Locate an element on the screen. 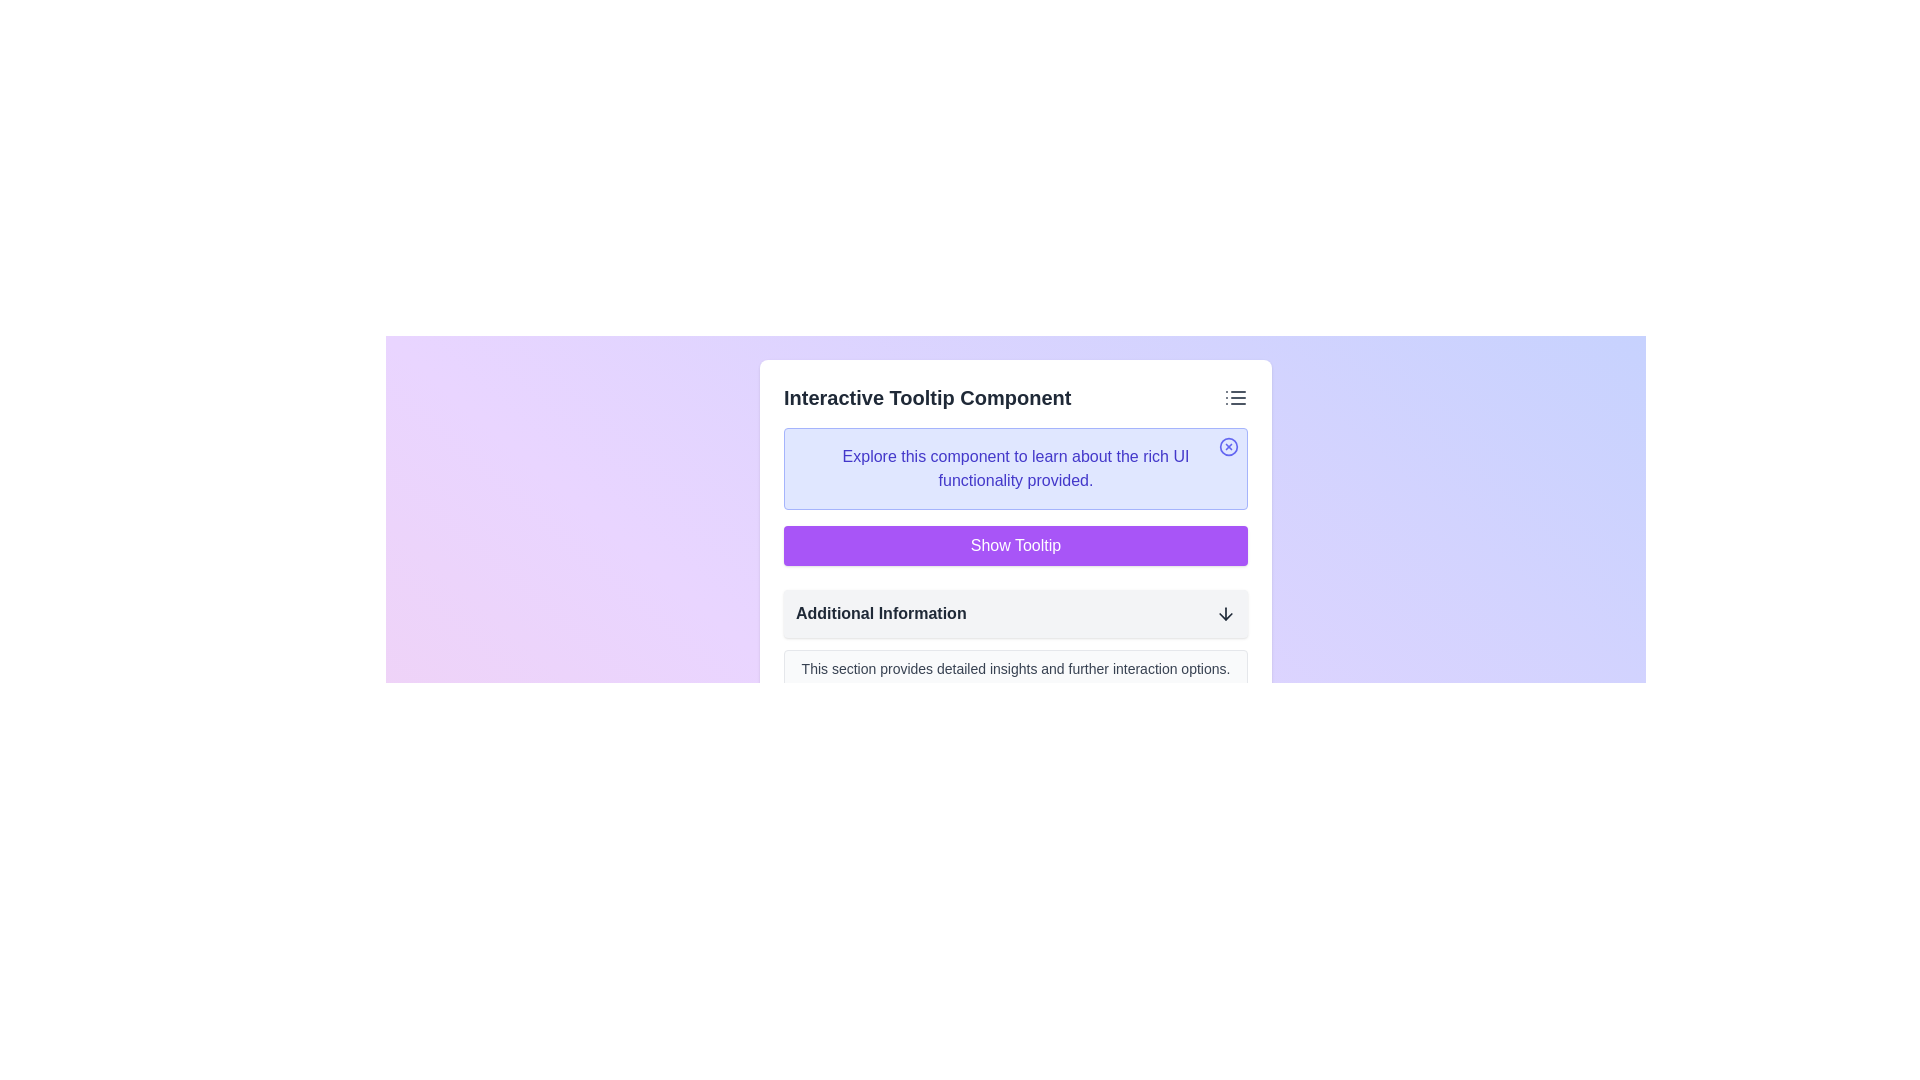  the button located below the light purple information box and above the 'Additional Information' section for keyboard interaction is located at coordinates (1016, 535).